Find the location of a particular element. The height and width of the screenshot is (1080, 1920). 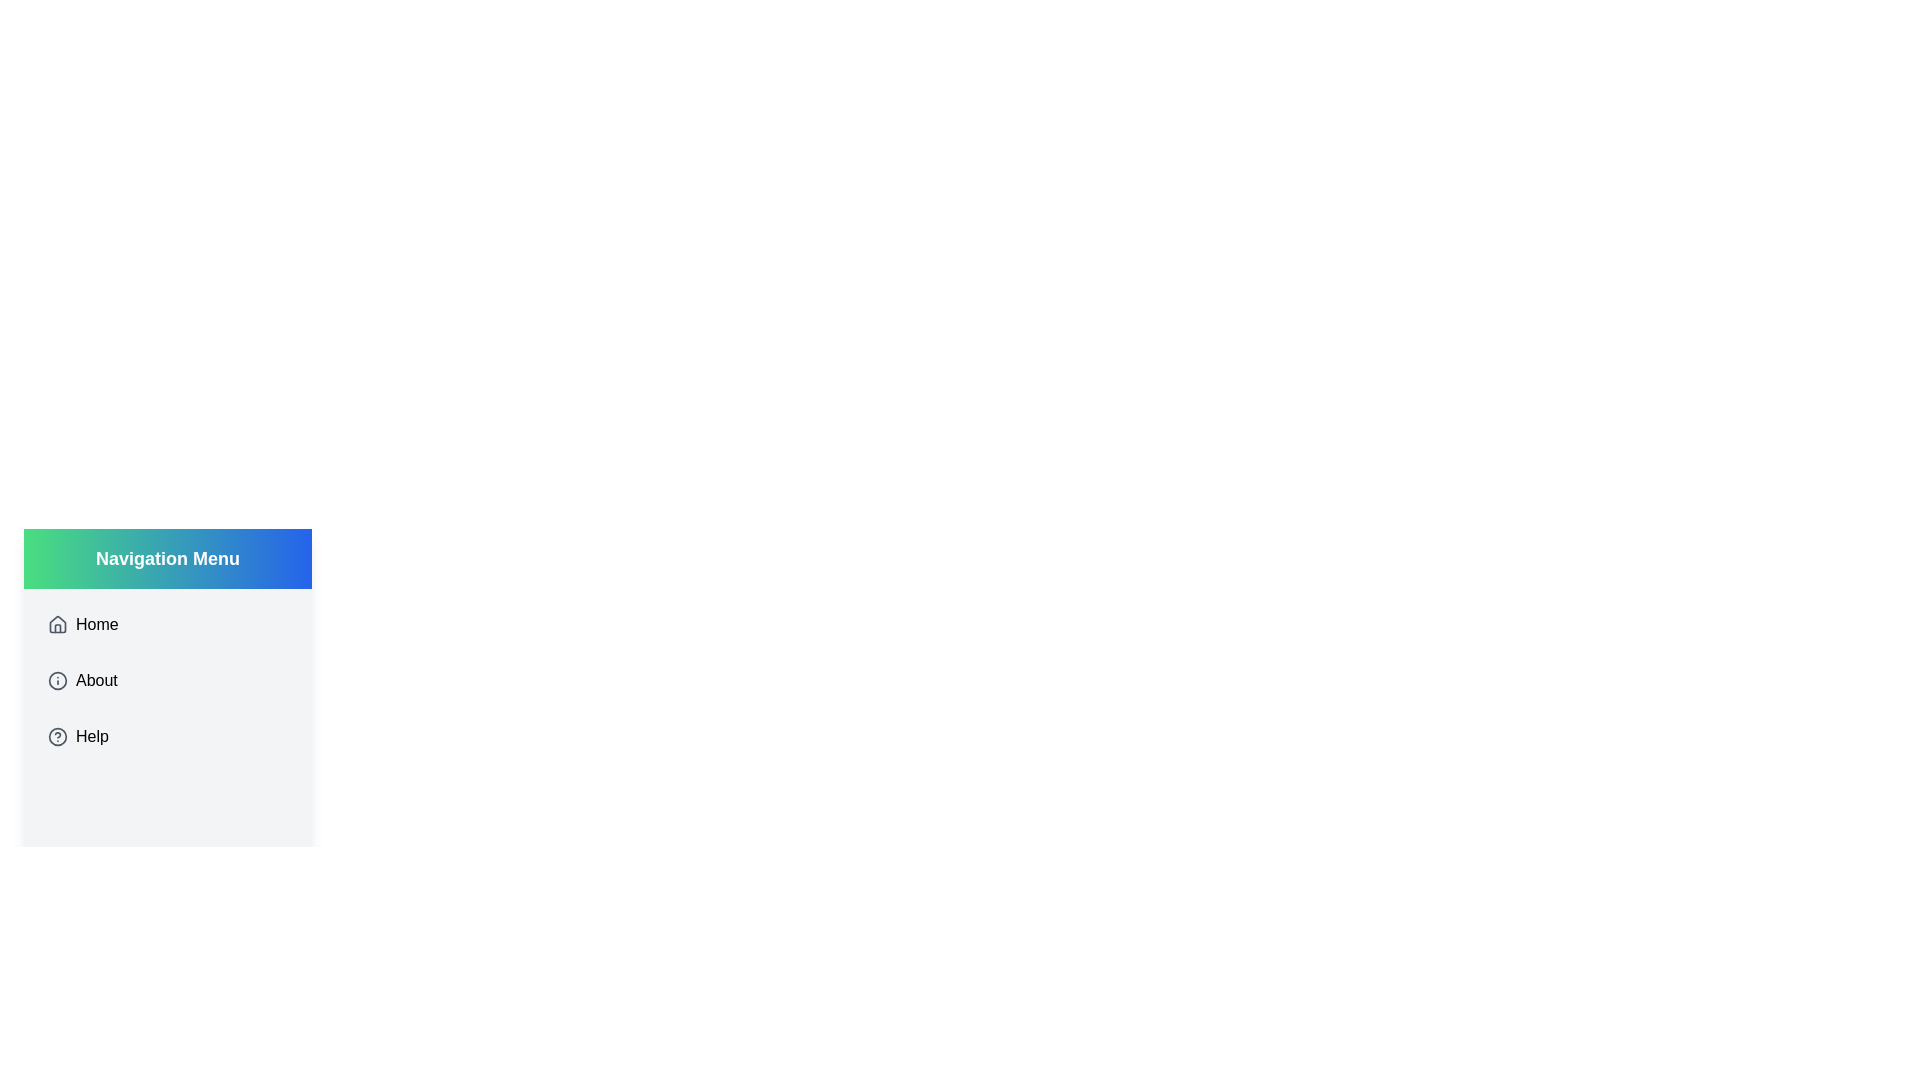

the circular SVG help icon located at the bottom of the 'Help' section in the navigation menu is located at coordinates (57, 736).